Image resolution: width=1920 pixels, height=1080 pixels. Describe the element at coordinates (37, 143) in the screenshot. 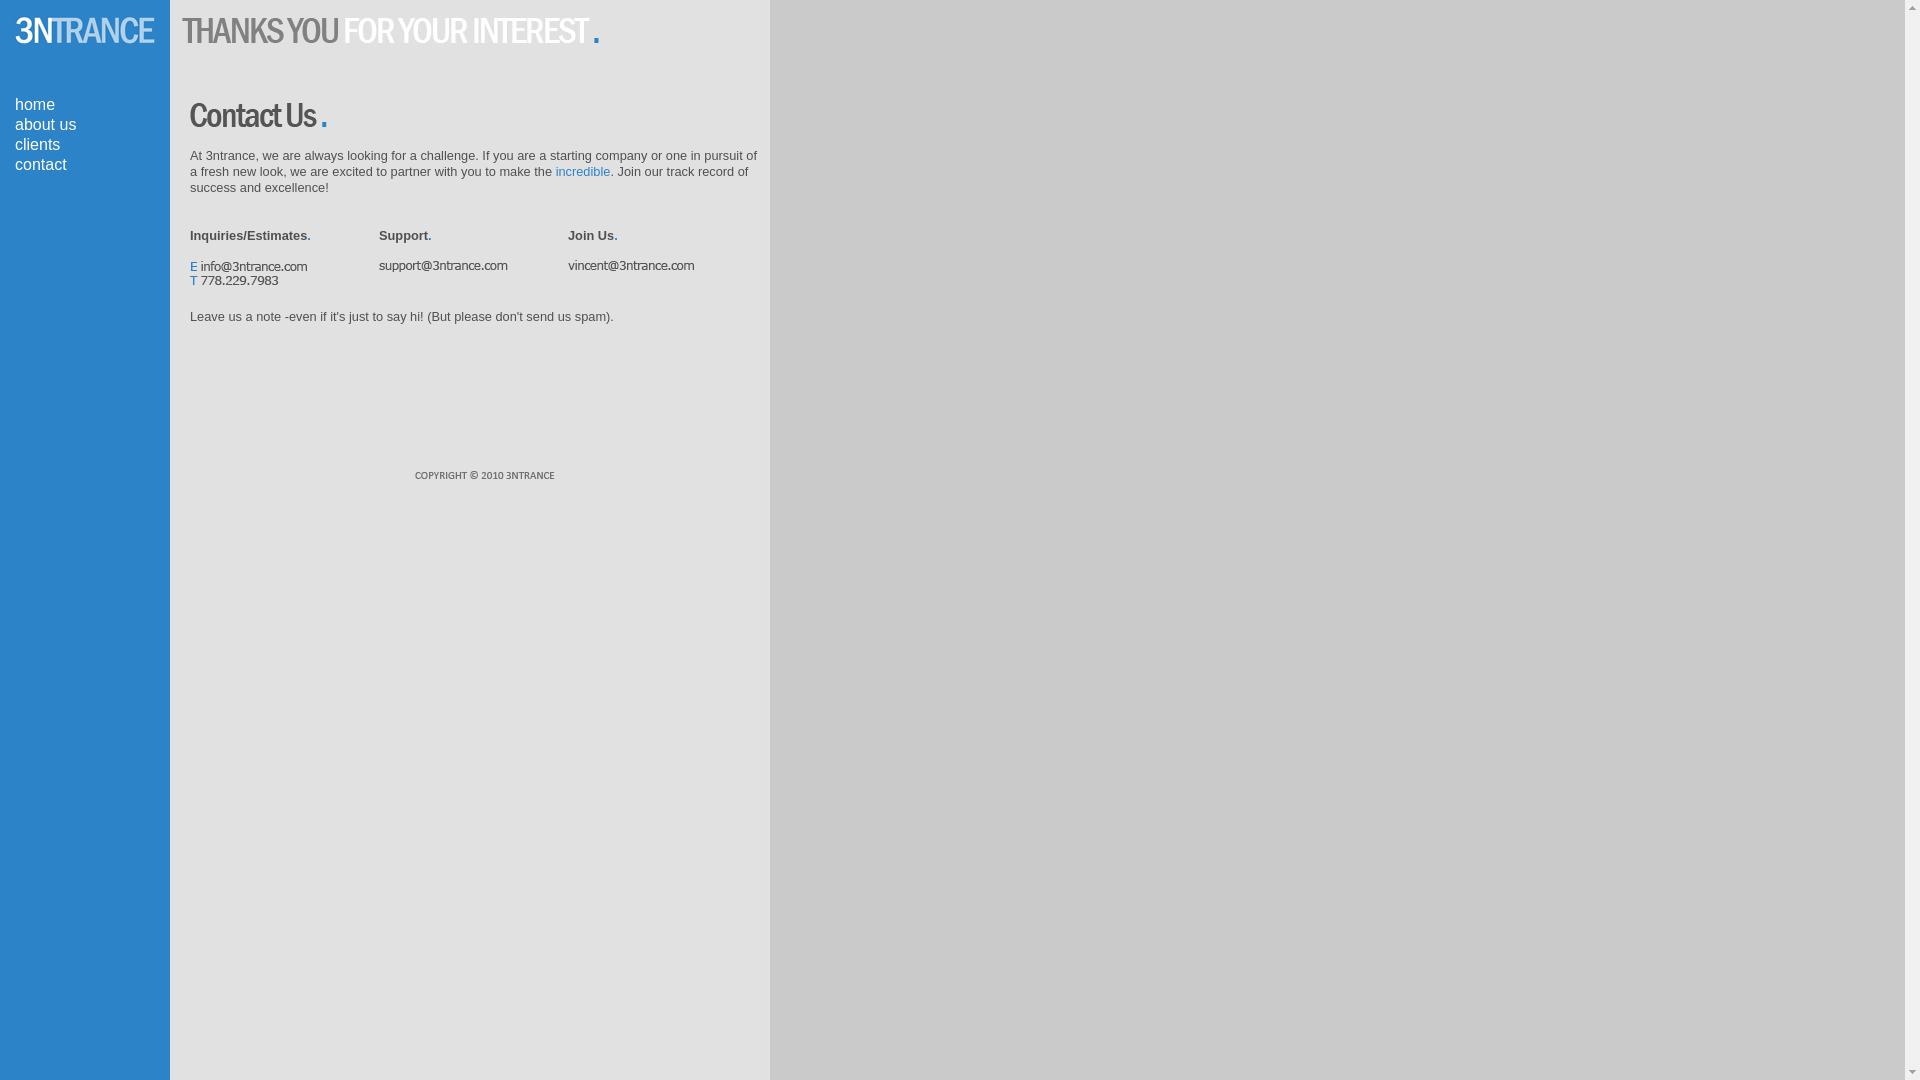

I see `'clients'` at that location.